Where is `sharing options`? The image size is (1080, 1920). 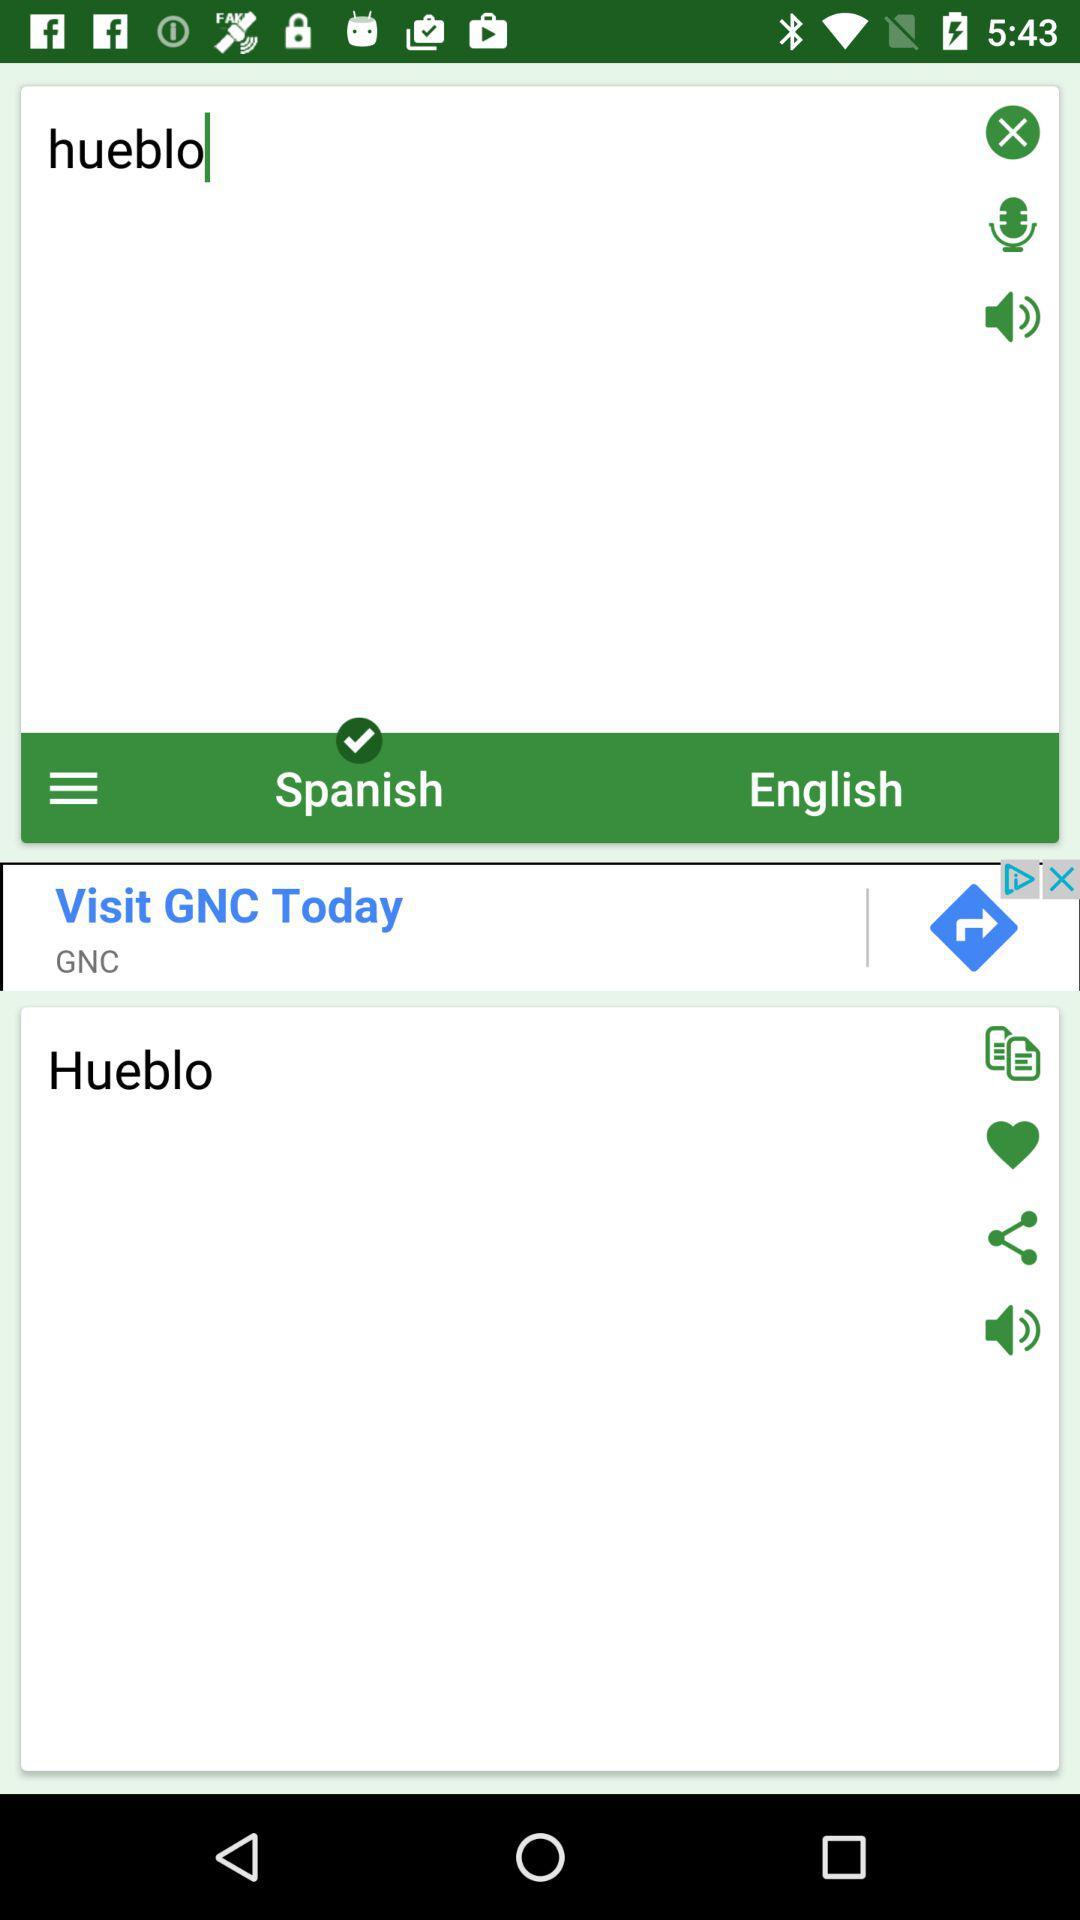 sharing options is located at coordinates (1012, 1236).